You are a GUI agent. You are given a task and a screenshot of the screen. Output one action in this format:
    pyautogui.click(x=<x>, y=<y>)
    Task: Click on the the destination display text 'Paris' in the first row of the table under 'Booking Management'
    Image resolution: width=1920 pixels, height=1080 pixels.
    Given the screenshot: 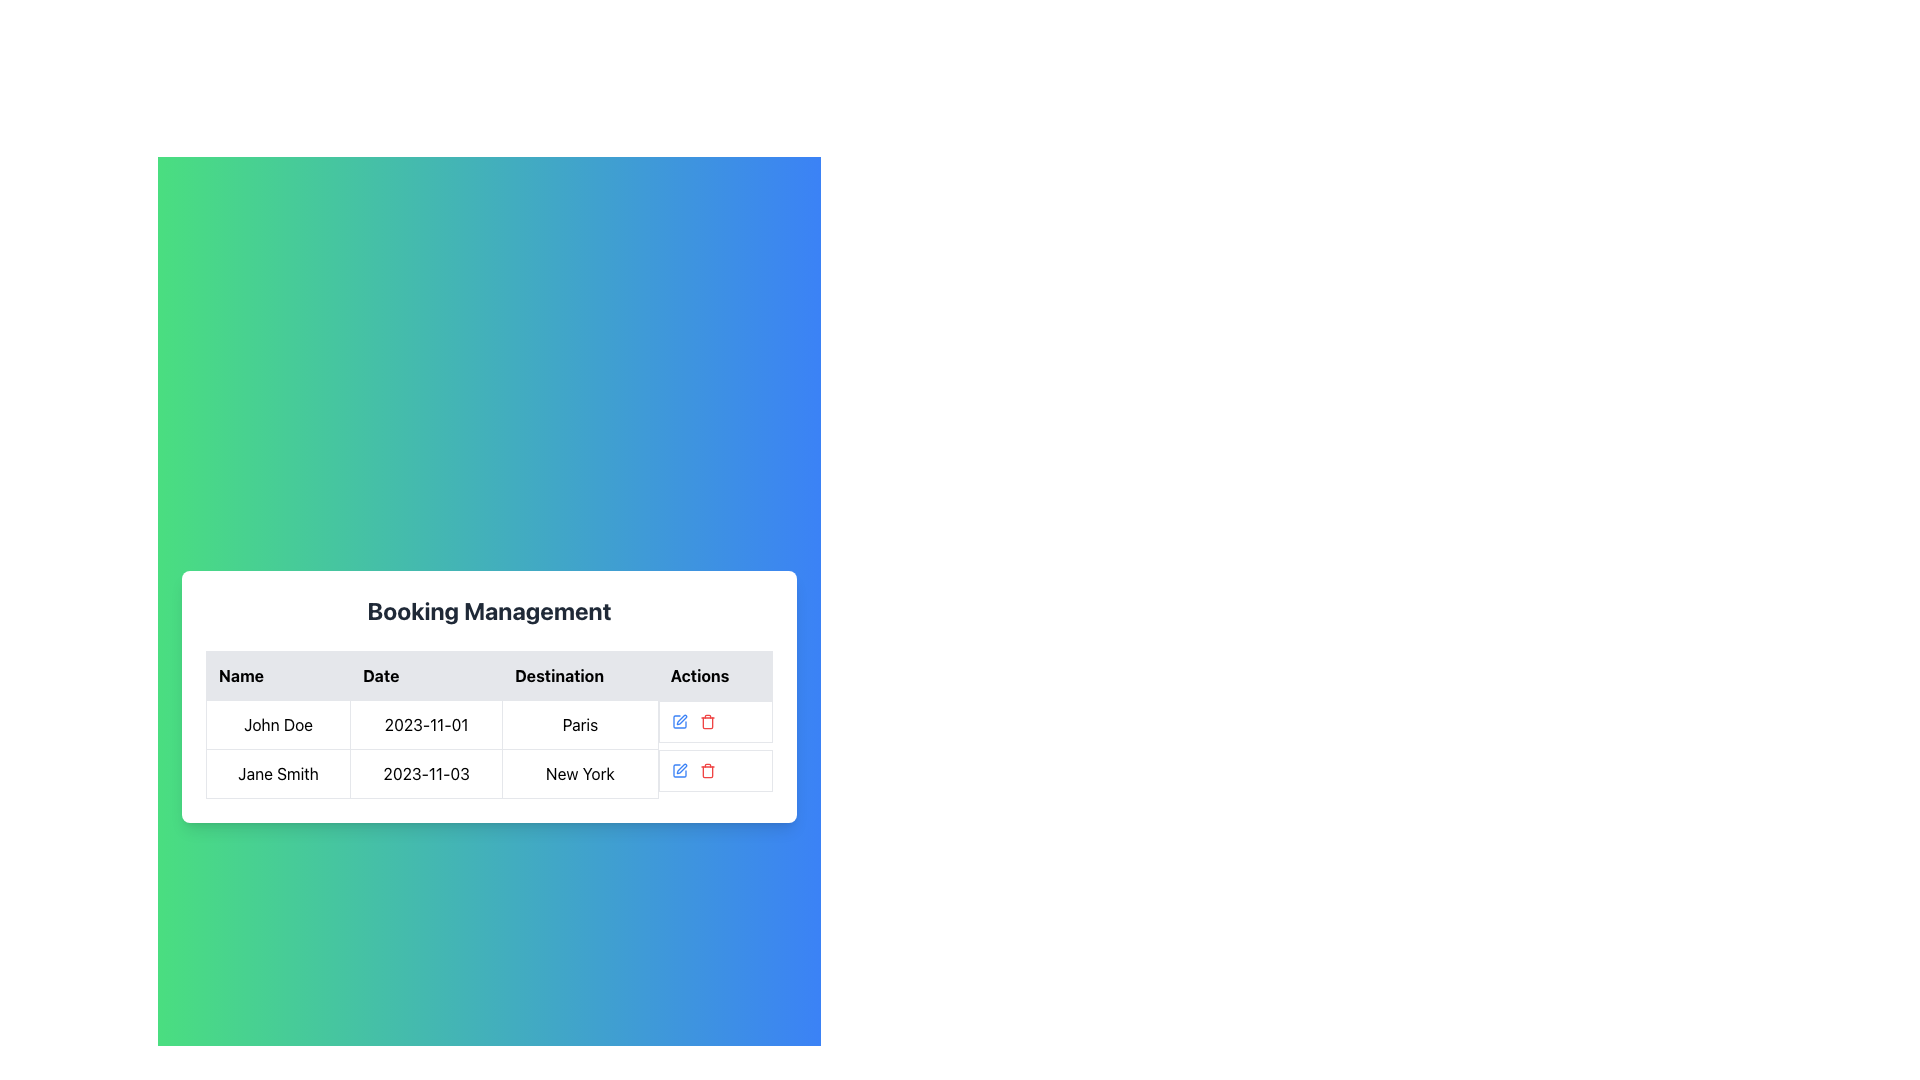 What is the action you would take?
    pyautogui.click(x=579, y=725)
    